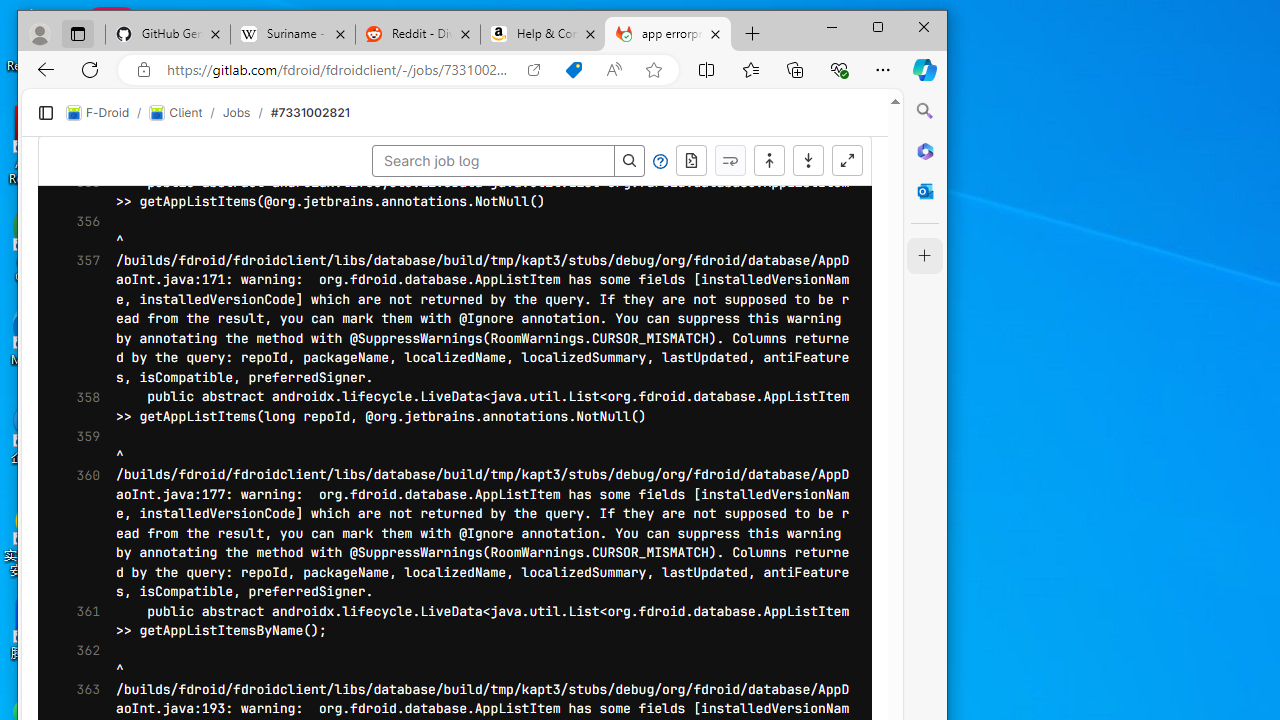  I want to click on '410', so click(73, 450).